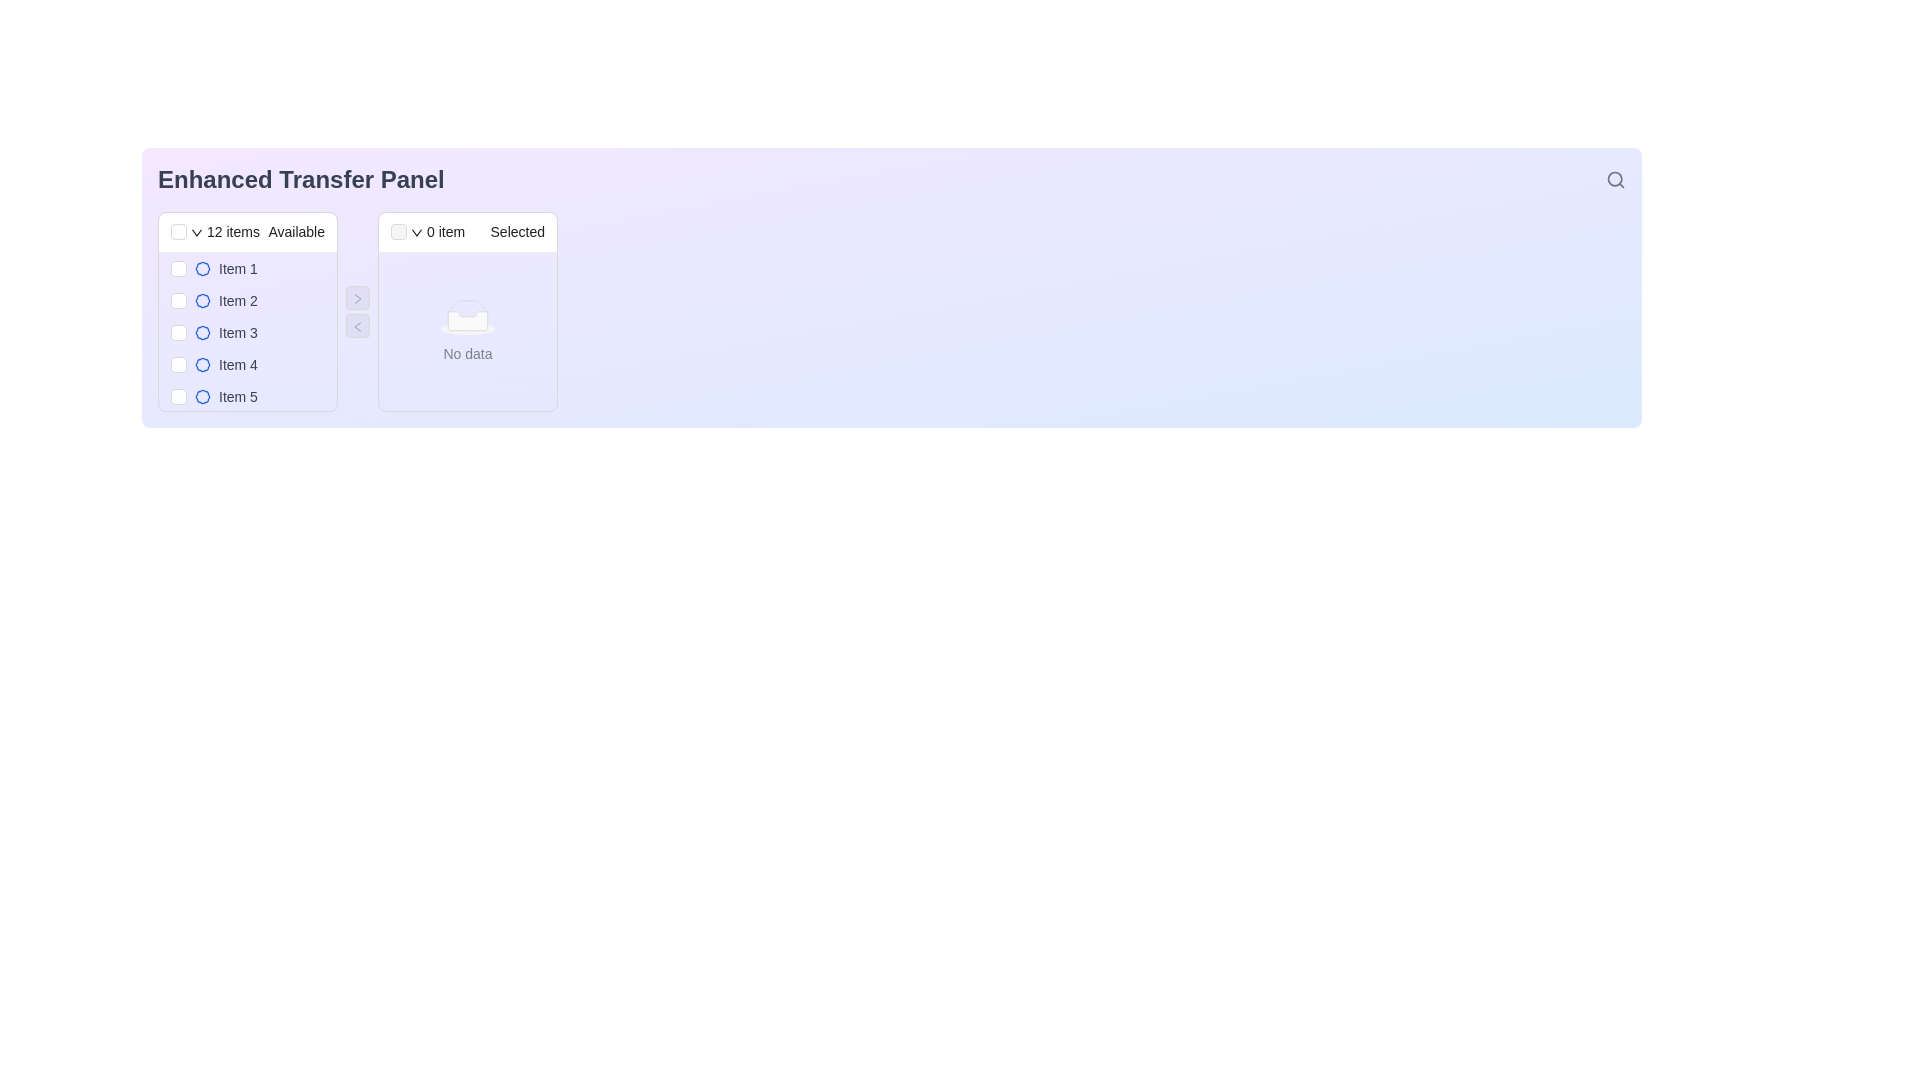 The image size is (1920, 1080). What do you see at coordinates (238, 365) in the screenshot?
I see `the text label identifying the fourth selectable item in the list under 'Enhanced Transfer Panel'` at bounding box center [238, 365].